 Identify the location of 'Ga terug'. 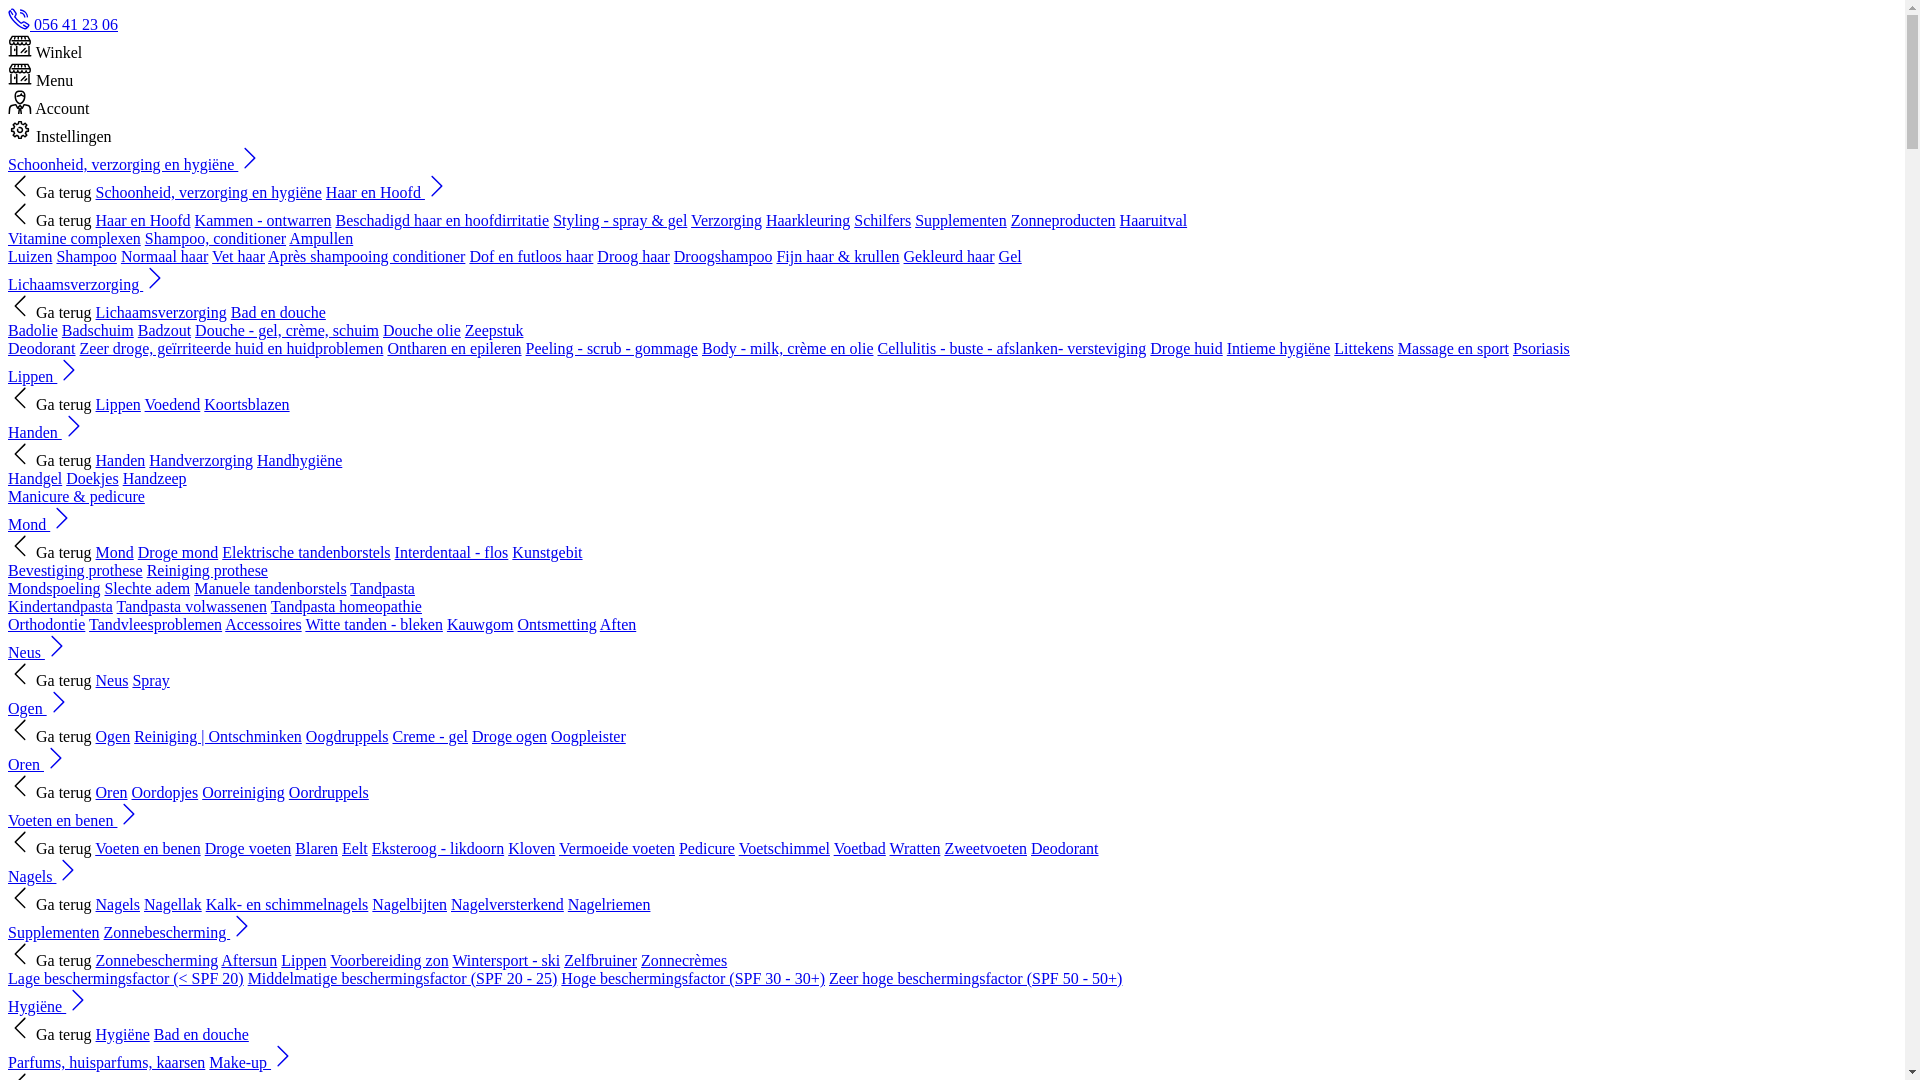
(49, 192).